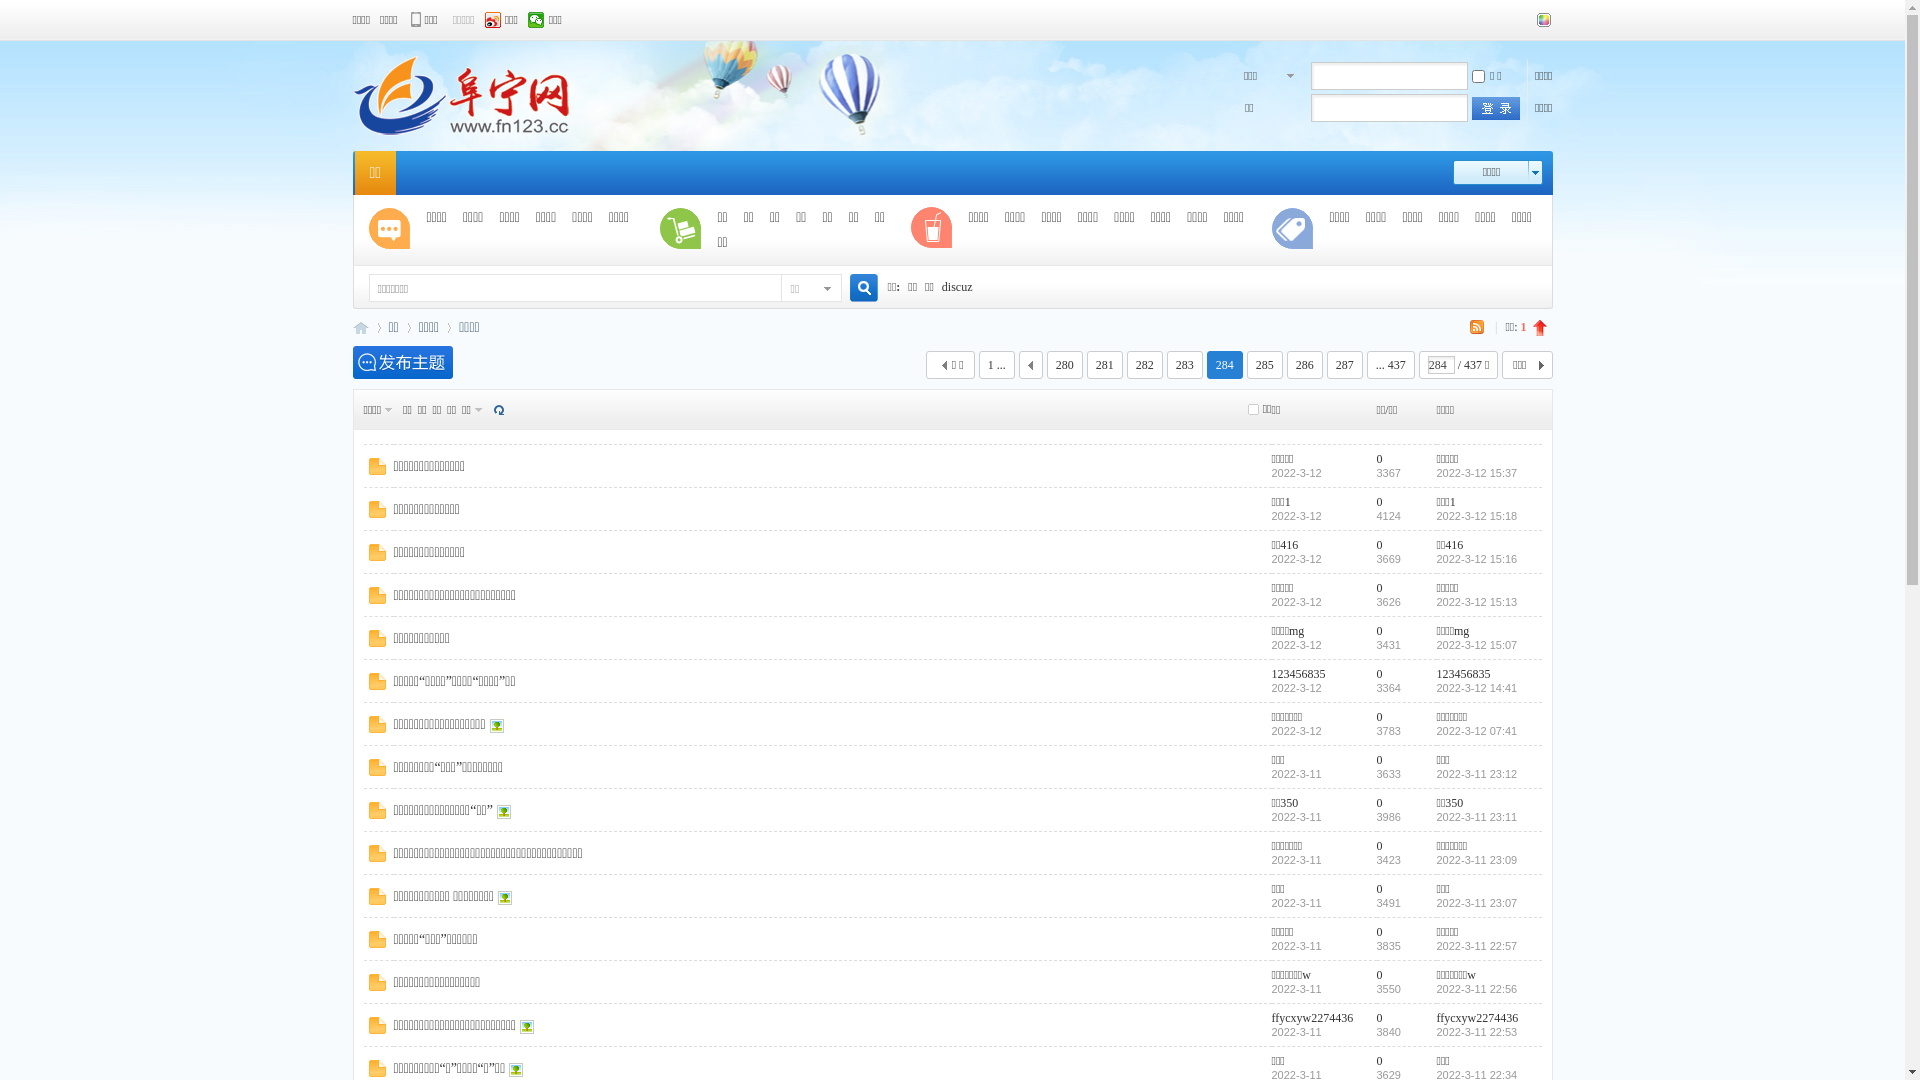 The image size is (1920, 1080). What do you see at coordinates (1476, 859) in the screenshot?
I see `'2022-3-11 23:09'` at bounding box center [1476, 859].